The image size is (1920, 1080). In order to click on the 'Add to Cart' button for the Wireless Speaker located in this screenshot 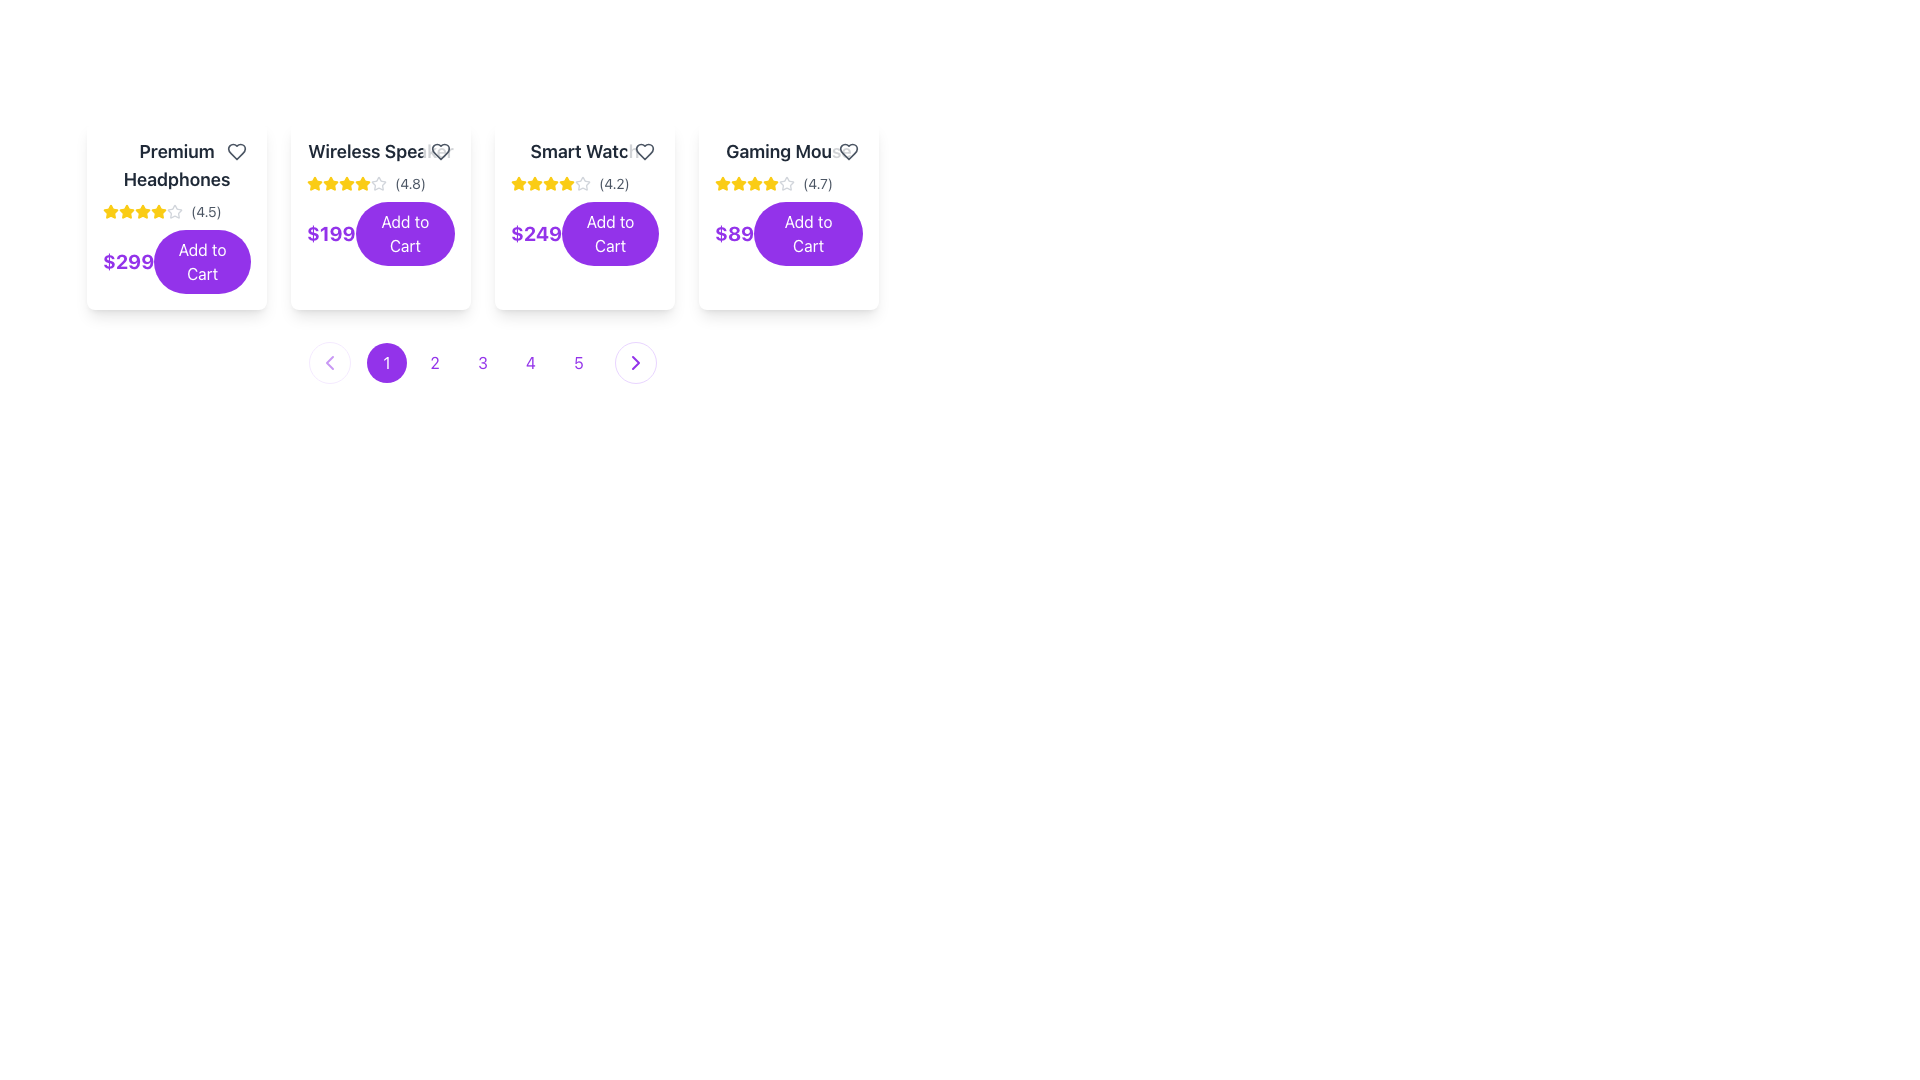, I will do `click(404, 233)`.